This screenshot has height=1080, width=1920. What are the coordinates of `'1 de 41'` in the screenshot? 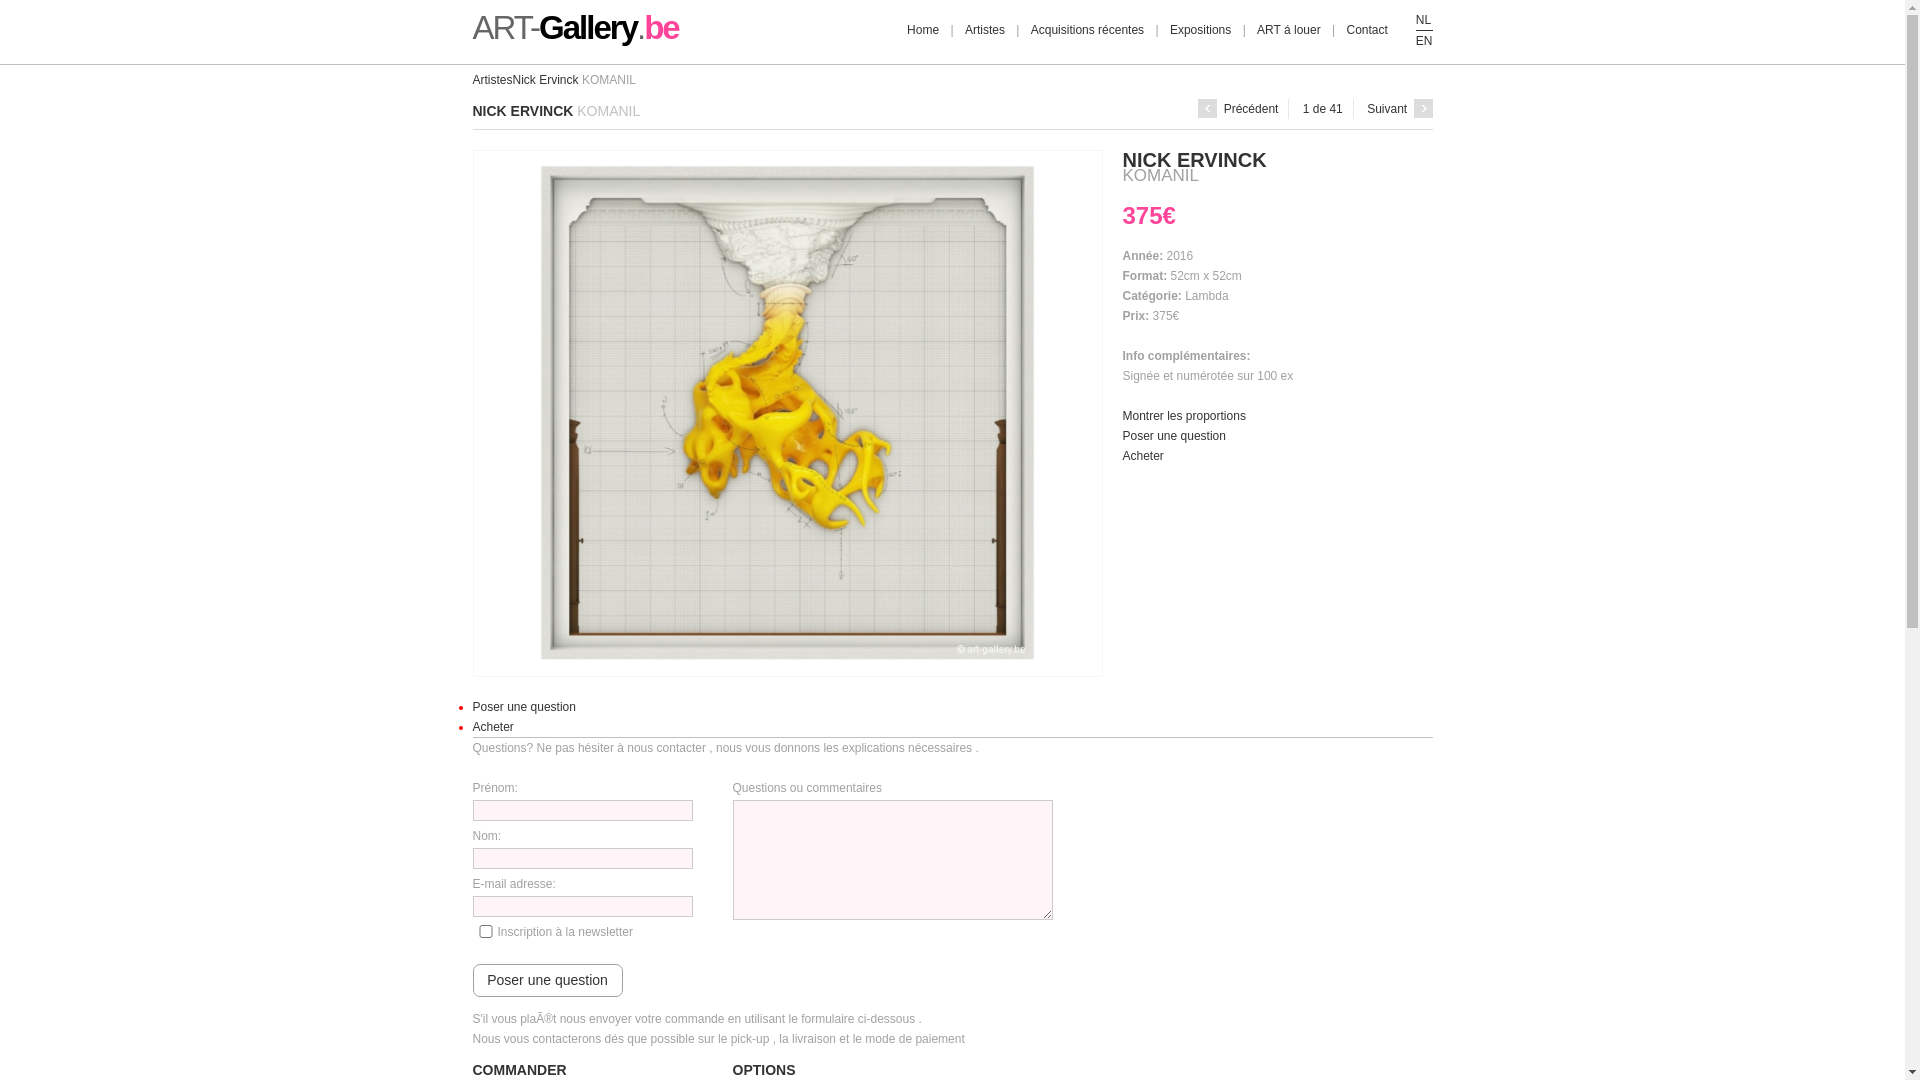 It's located at (1323, 108).